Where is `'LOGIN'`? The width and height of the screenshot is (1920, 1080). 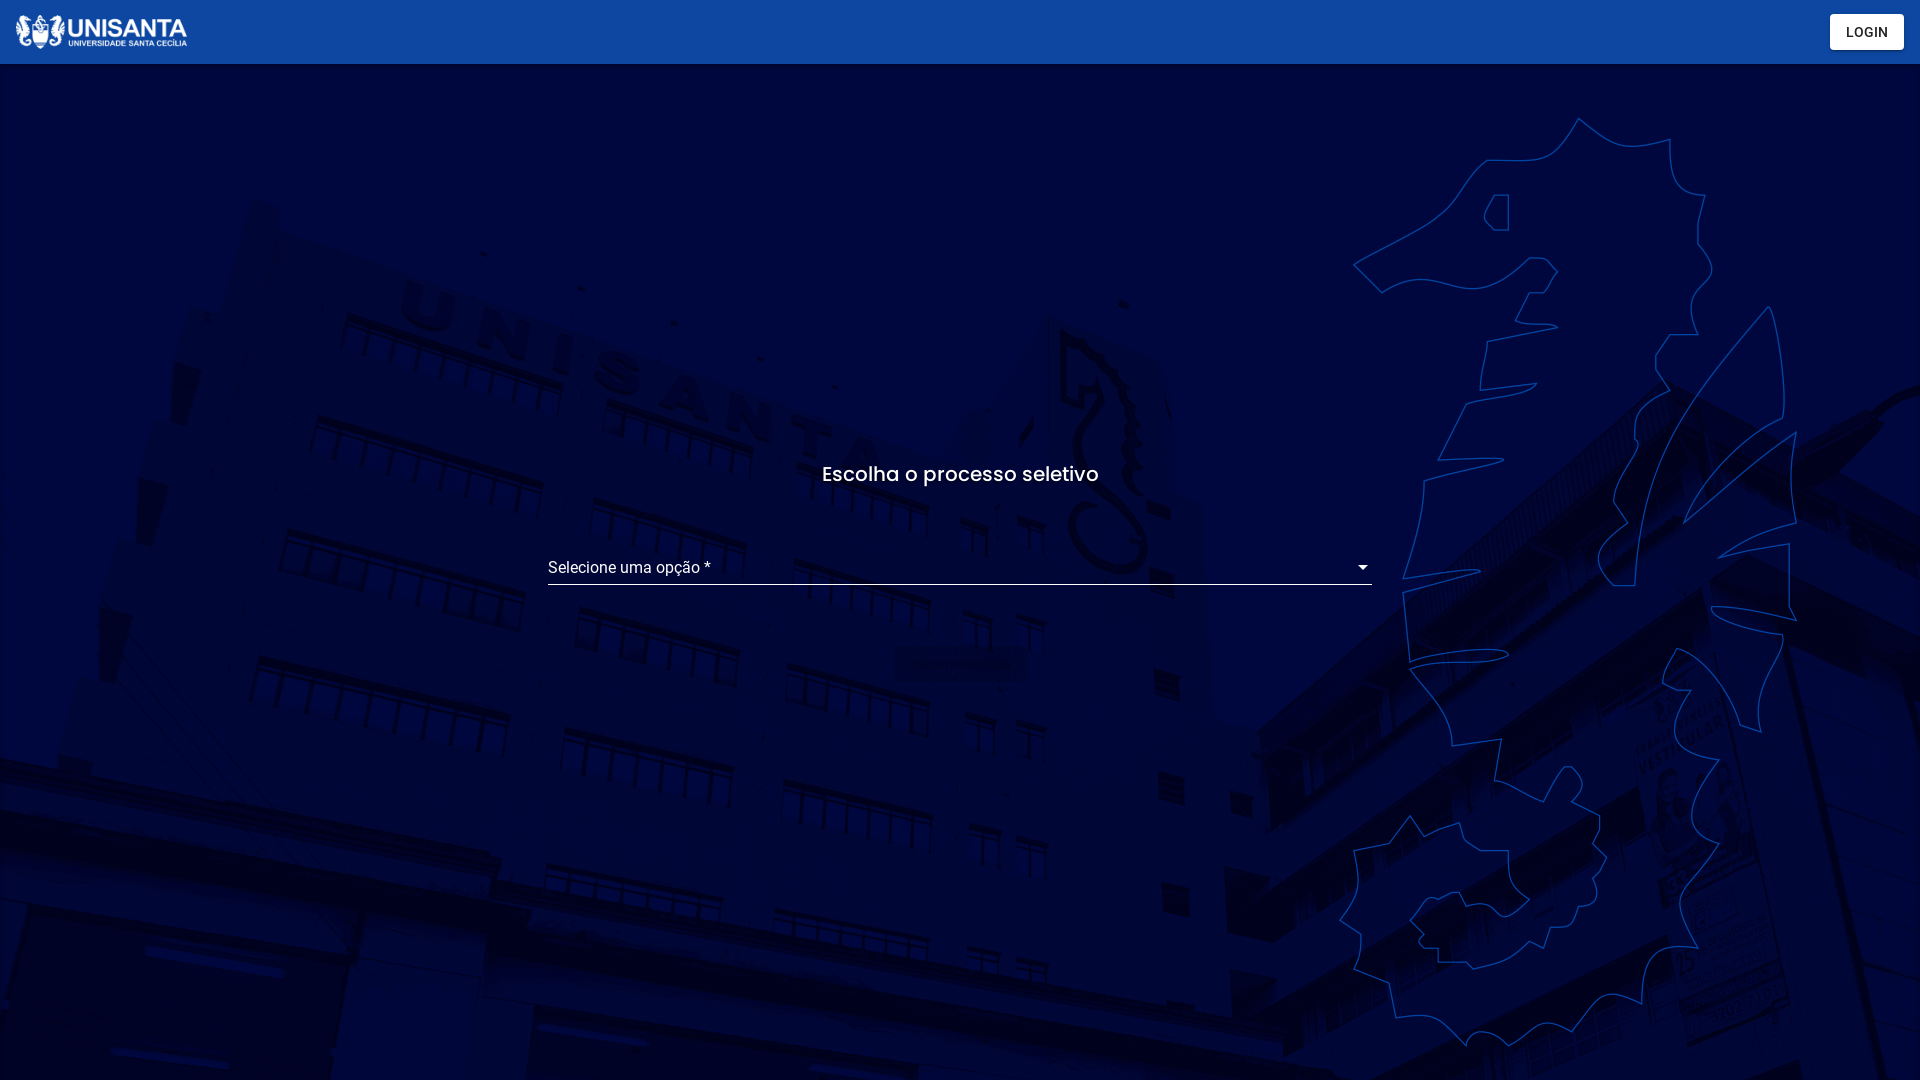 'LOGIN' is located at coordinates (1866, 31).